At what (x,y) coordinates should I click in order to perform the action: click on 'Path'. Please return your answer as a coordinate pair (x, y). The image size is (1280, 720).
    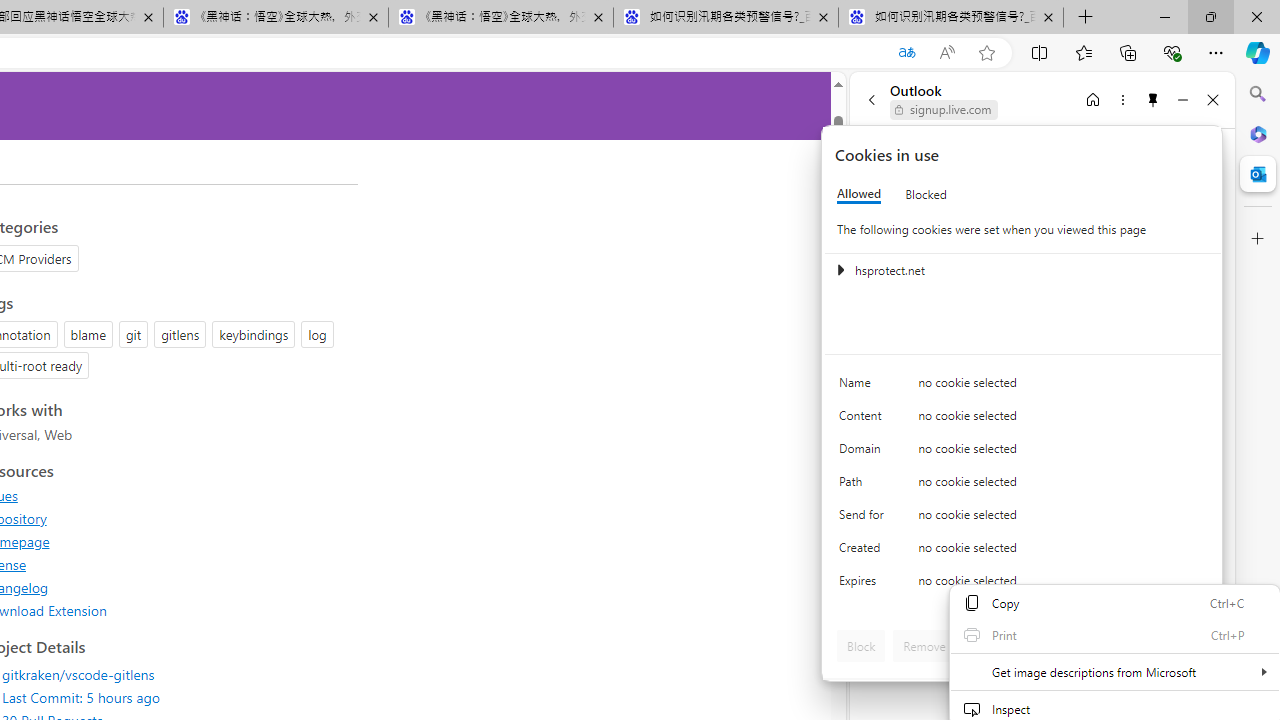
    Looking at the image, I should click on (865, 486).